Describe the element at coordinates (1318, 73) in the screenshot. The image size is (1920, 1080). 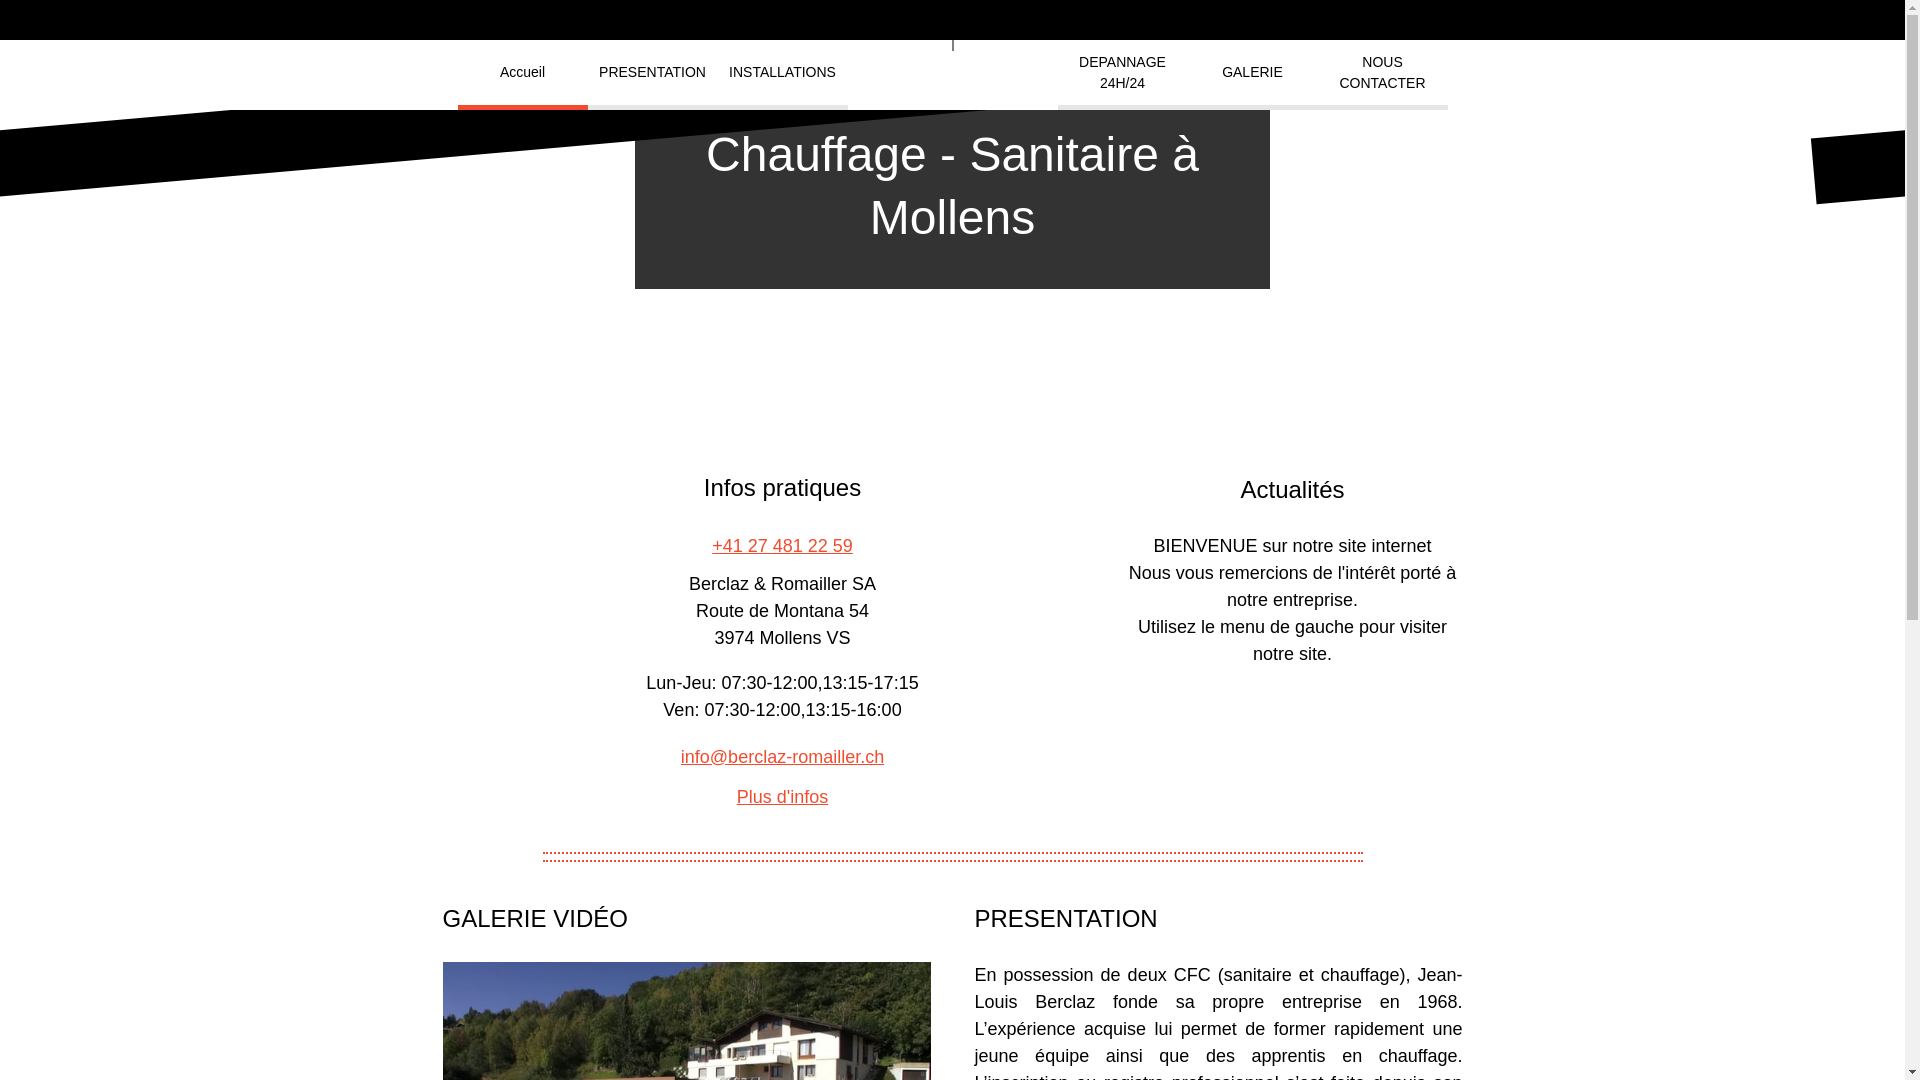
I see `'NOUS CONTACTER'` at that location.